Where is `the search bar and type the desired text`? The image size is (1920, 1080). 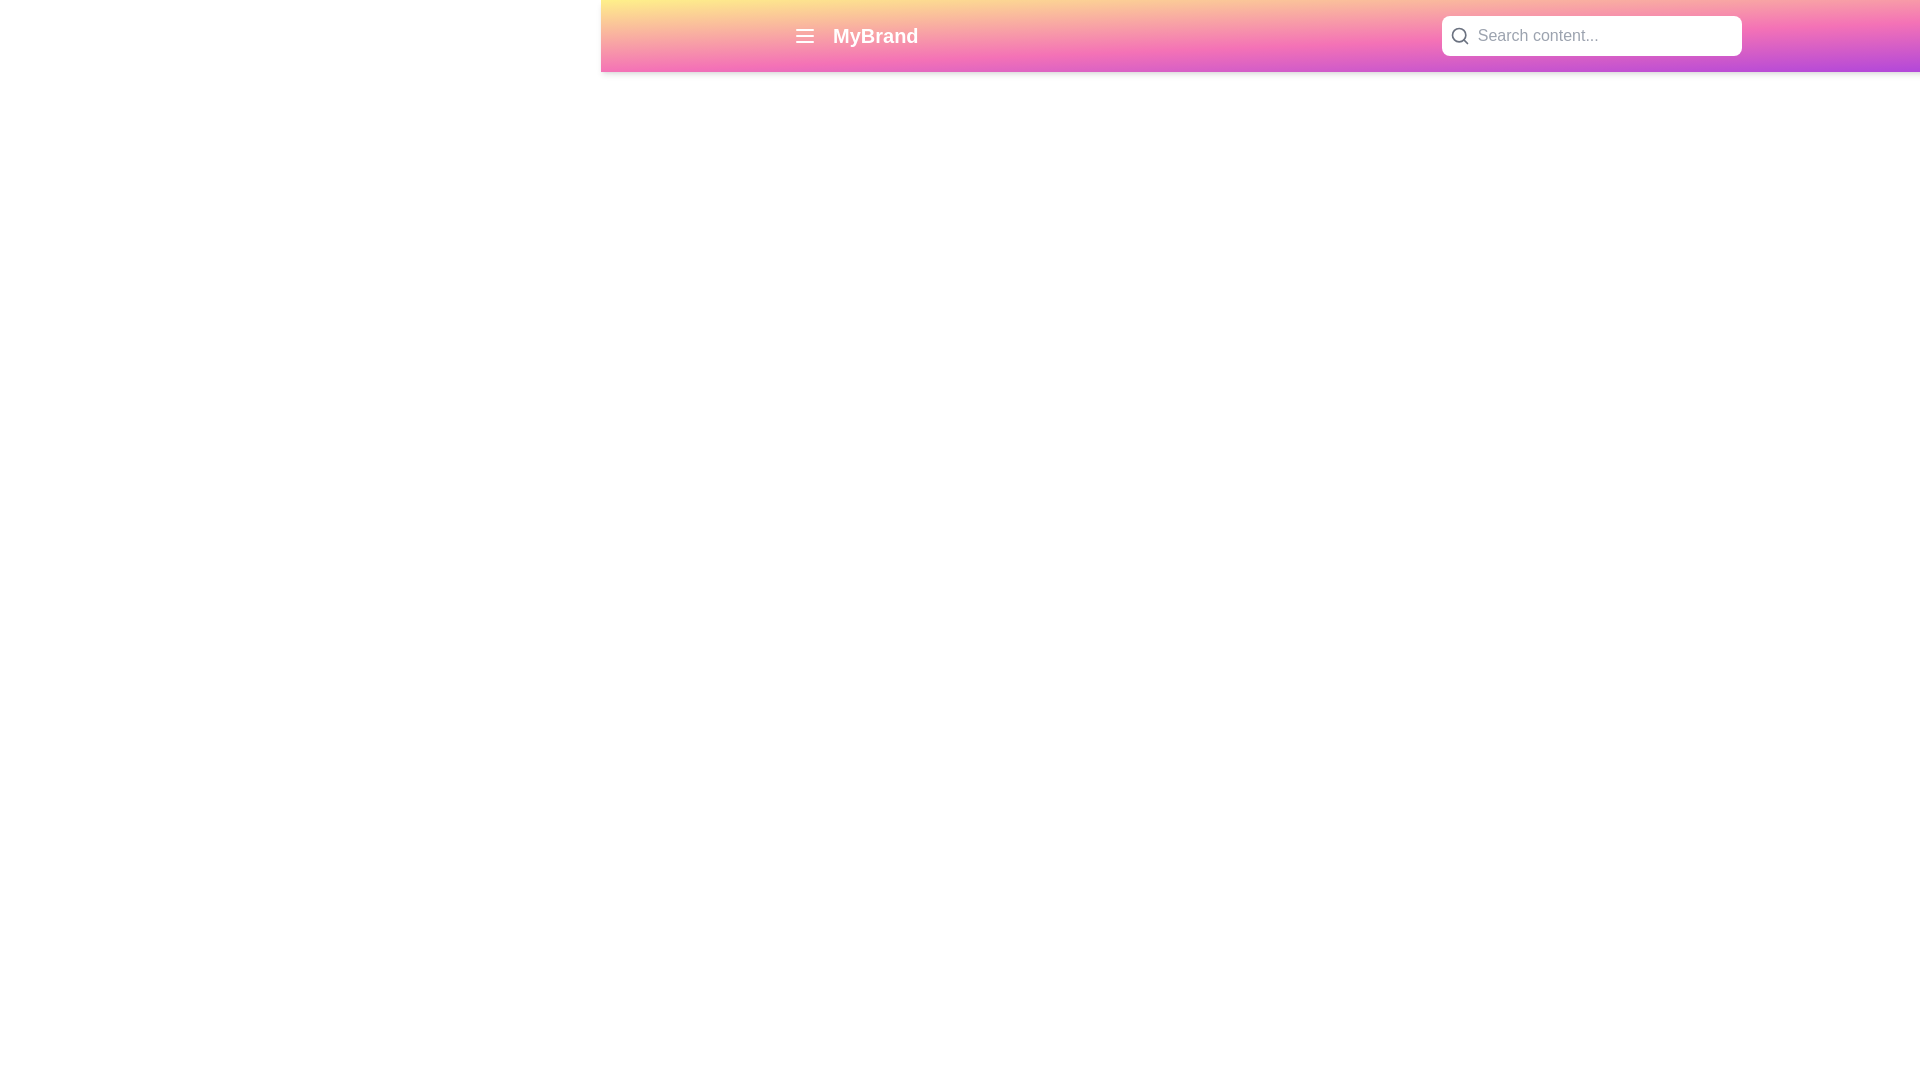 the search bar and type the desired text is located at coordinates (1605, 35).